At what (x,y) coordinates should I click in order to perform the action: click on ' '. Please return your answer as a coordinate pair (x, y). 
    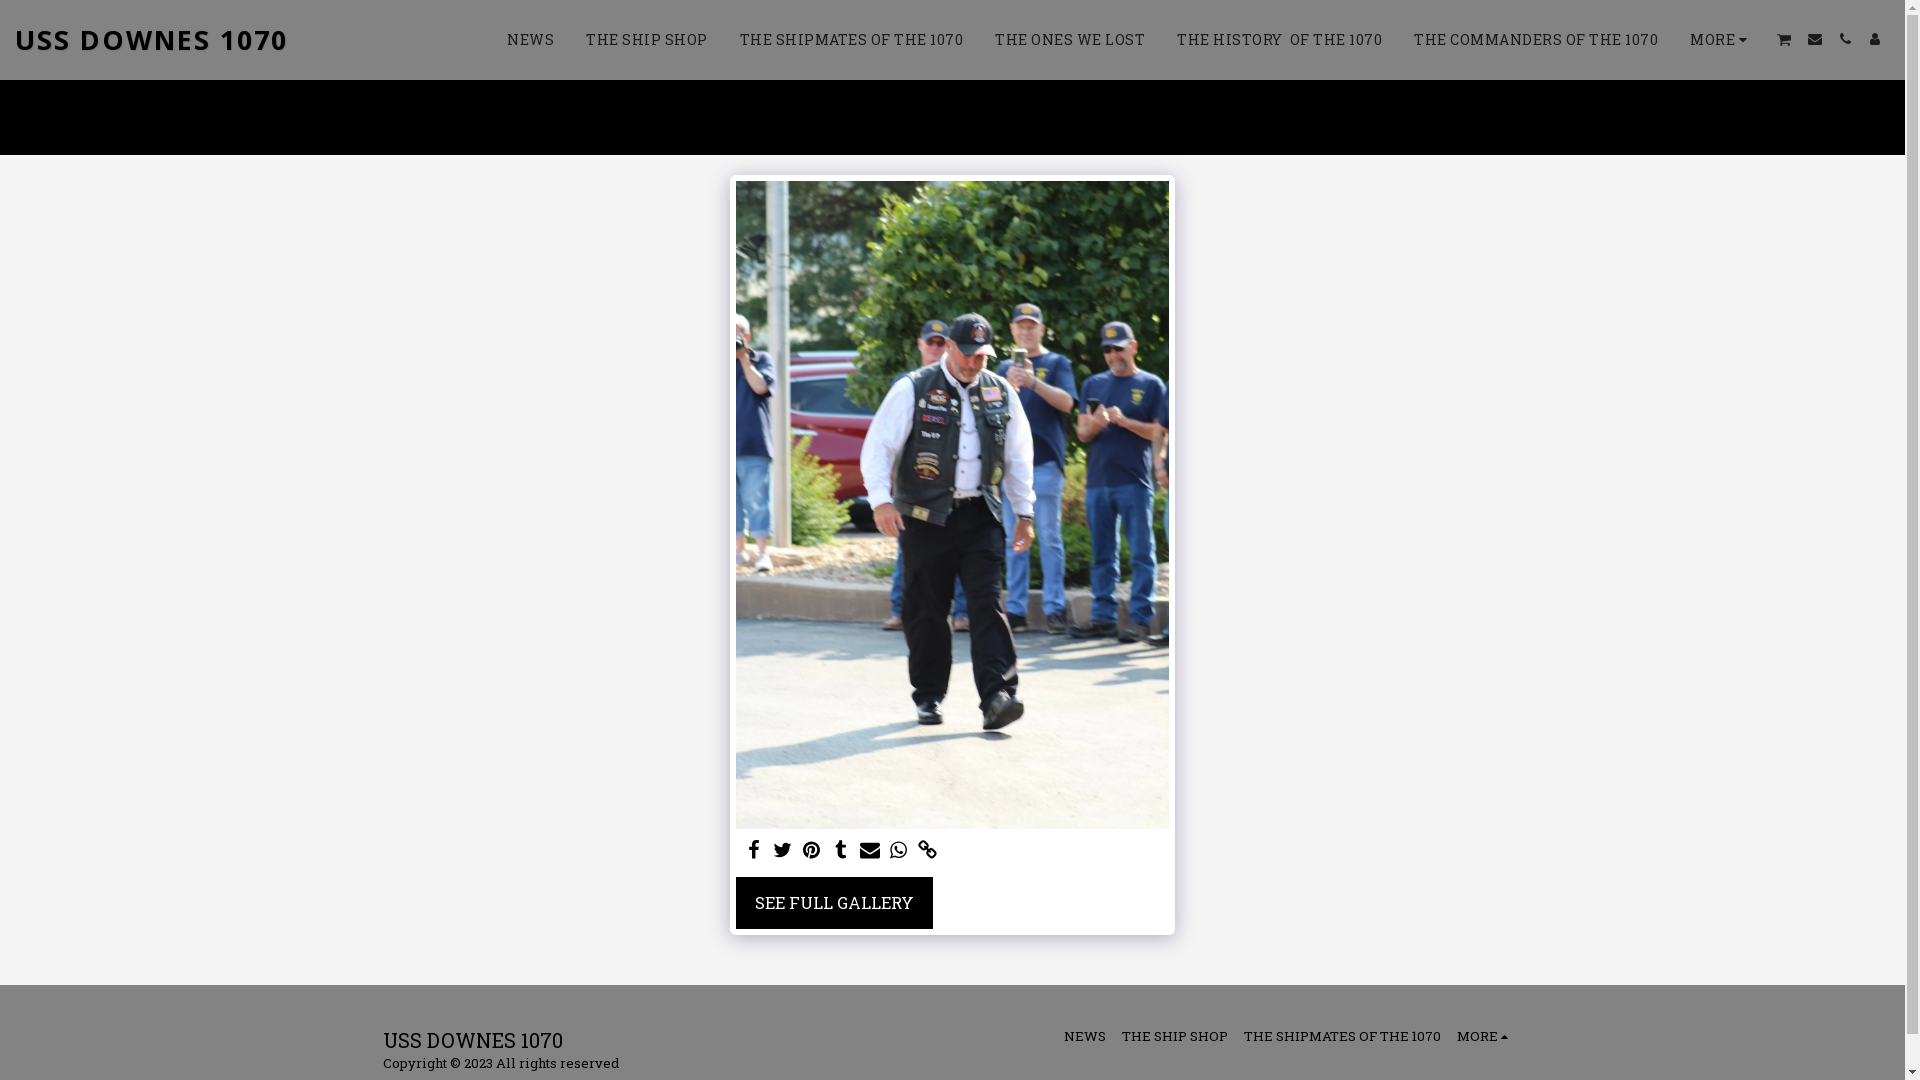
    Looking at the image, I should click on (897, 851).